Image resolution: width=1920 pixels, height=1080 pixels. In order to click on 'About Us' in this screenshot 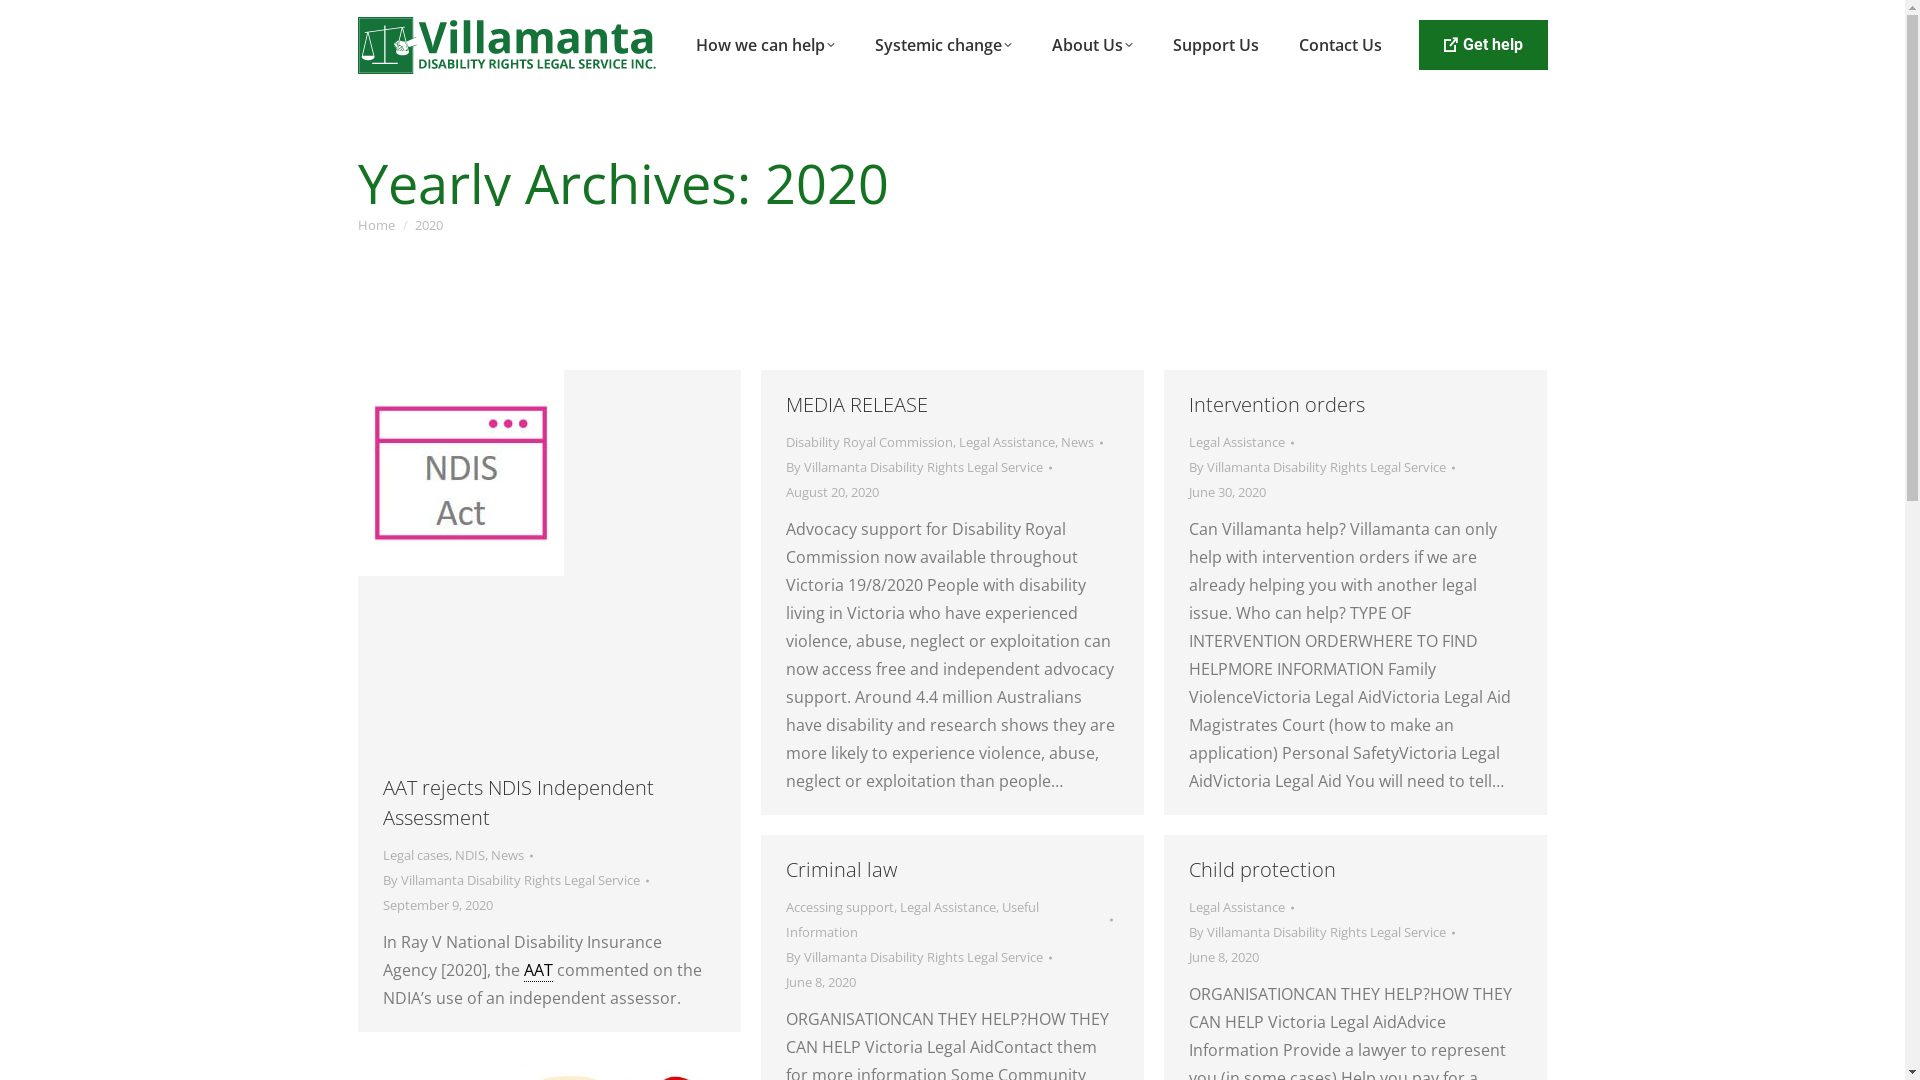, I will do `click(1091, 45)`.